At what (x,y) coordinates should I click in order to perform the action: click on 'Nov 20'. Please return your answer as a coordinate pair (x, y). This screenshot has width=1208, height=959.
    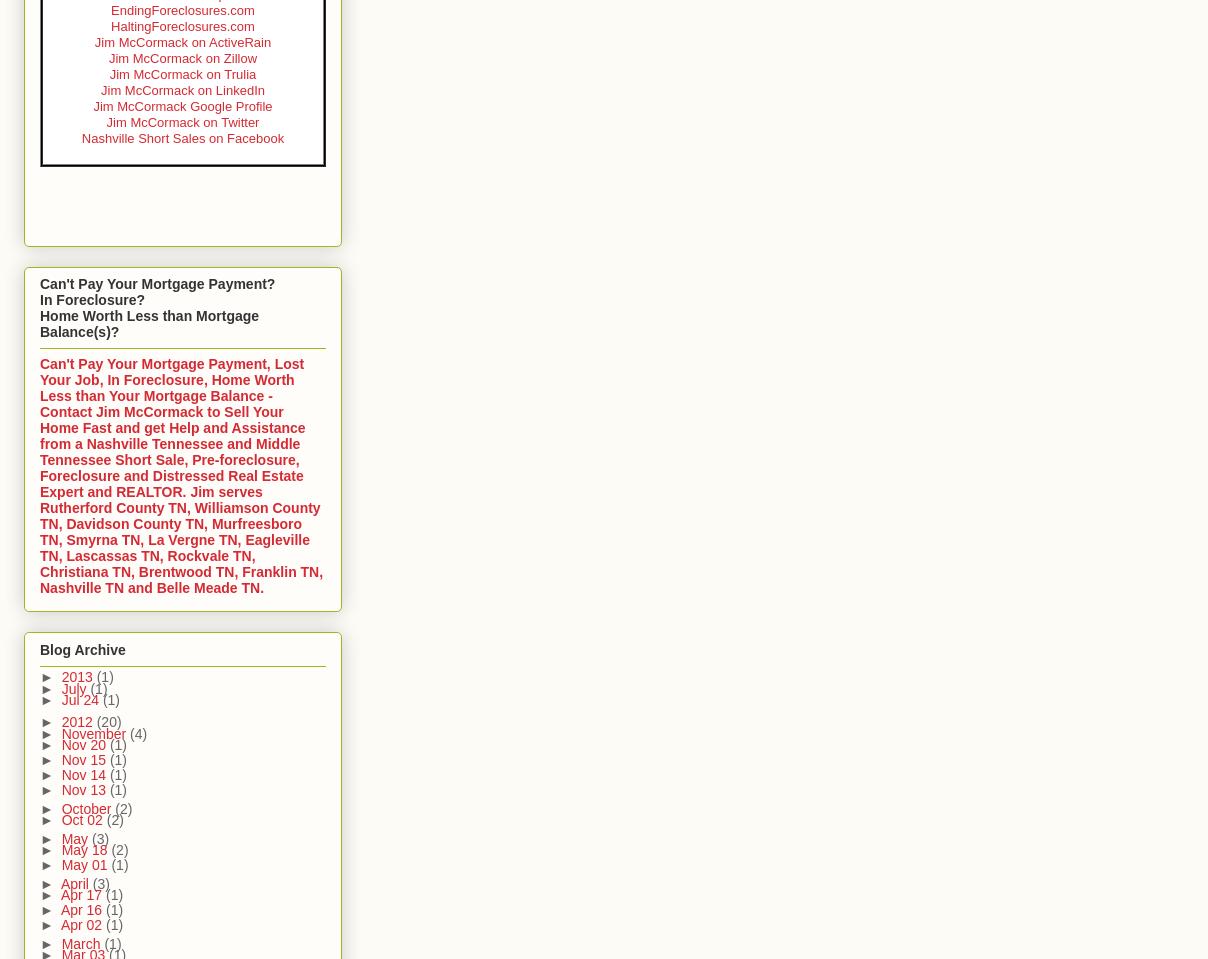
    Looking at the image, I should click on (84, 744).